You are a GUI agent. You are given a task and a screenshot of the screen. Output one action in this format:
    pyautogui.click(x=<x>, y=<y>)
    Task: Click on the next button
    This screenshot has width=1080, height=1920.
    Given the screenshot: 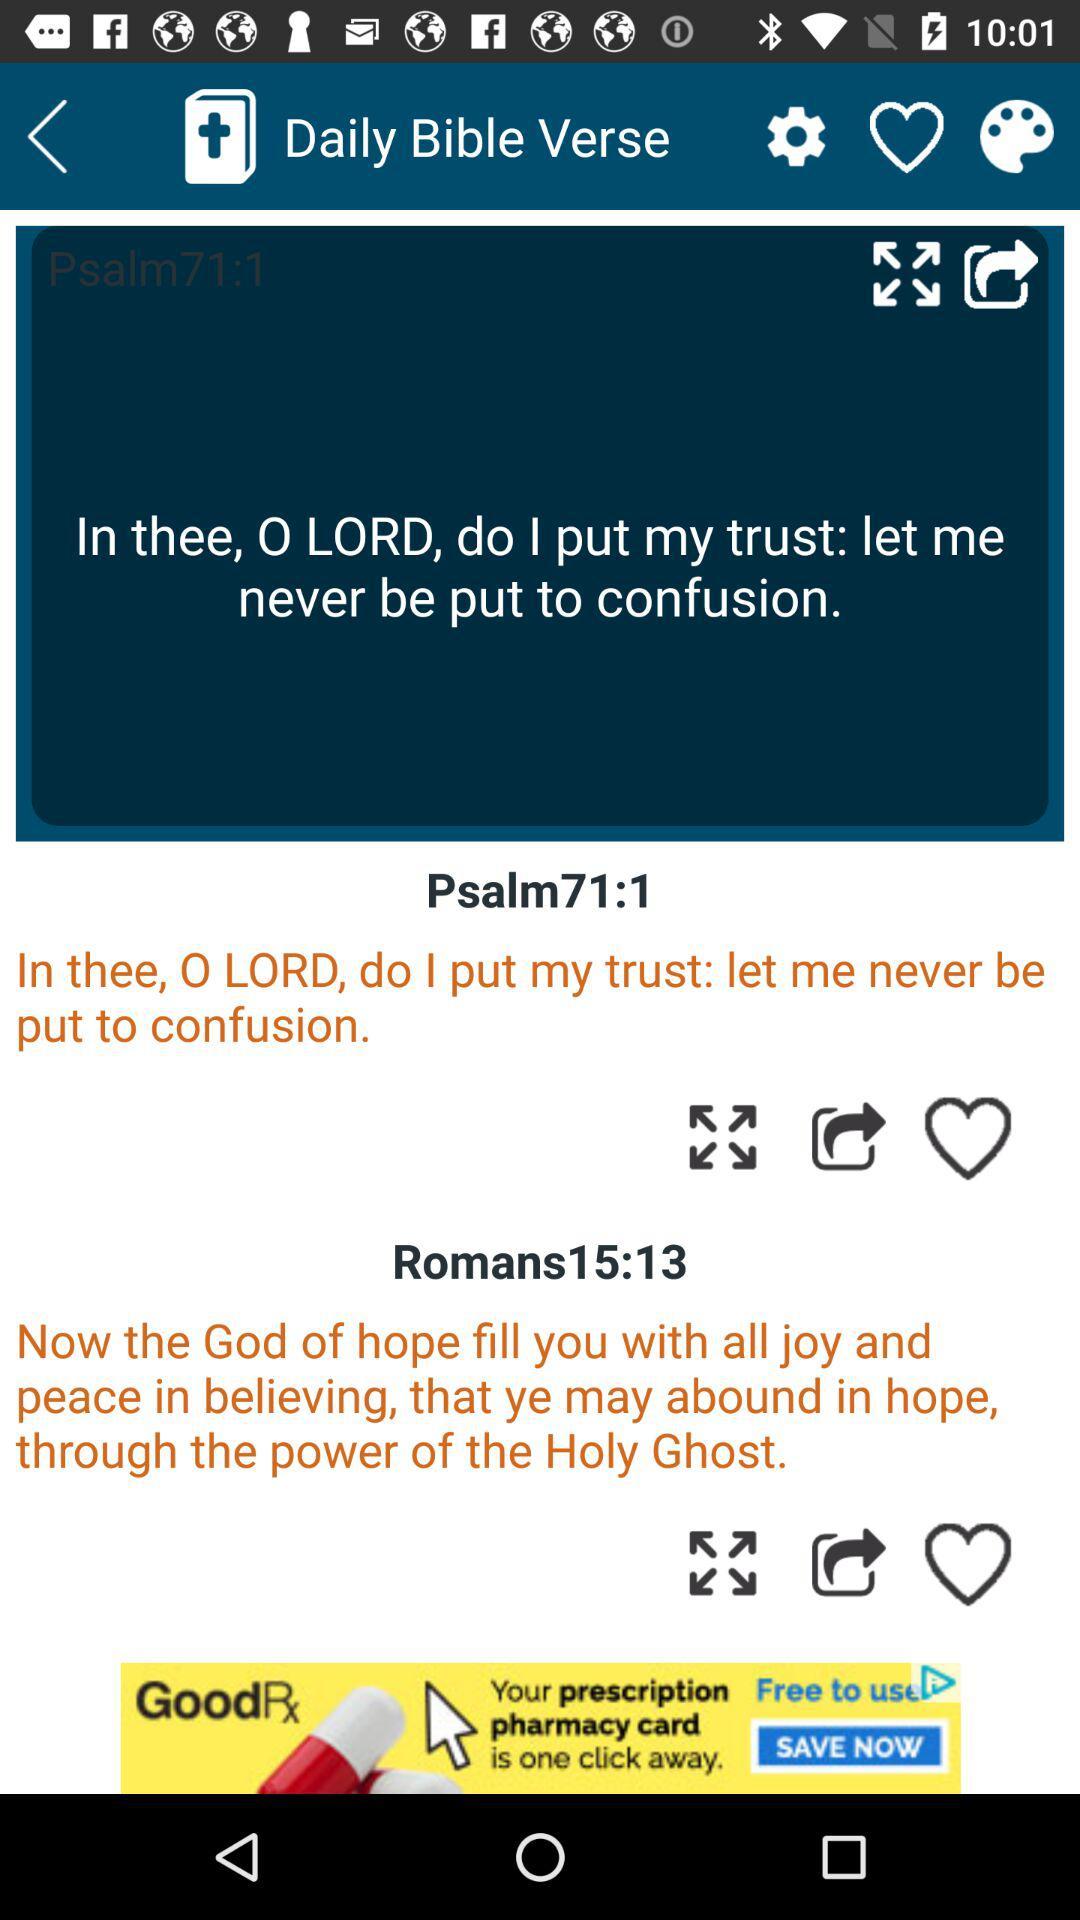 What is the action you would take?
    pyautogui.click(x=46, y=135)
    